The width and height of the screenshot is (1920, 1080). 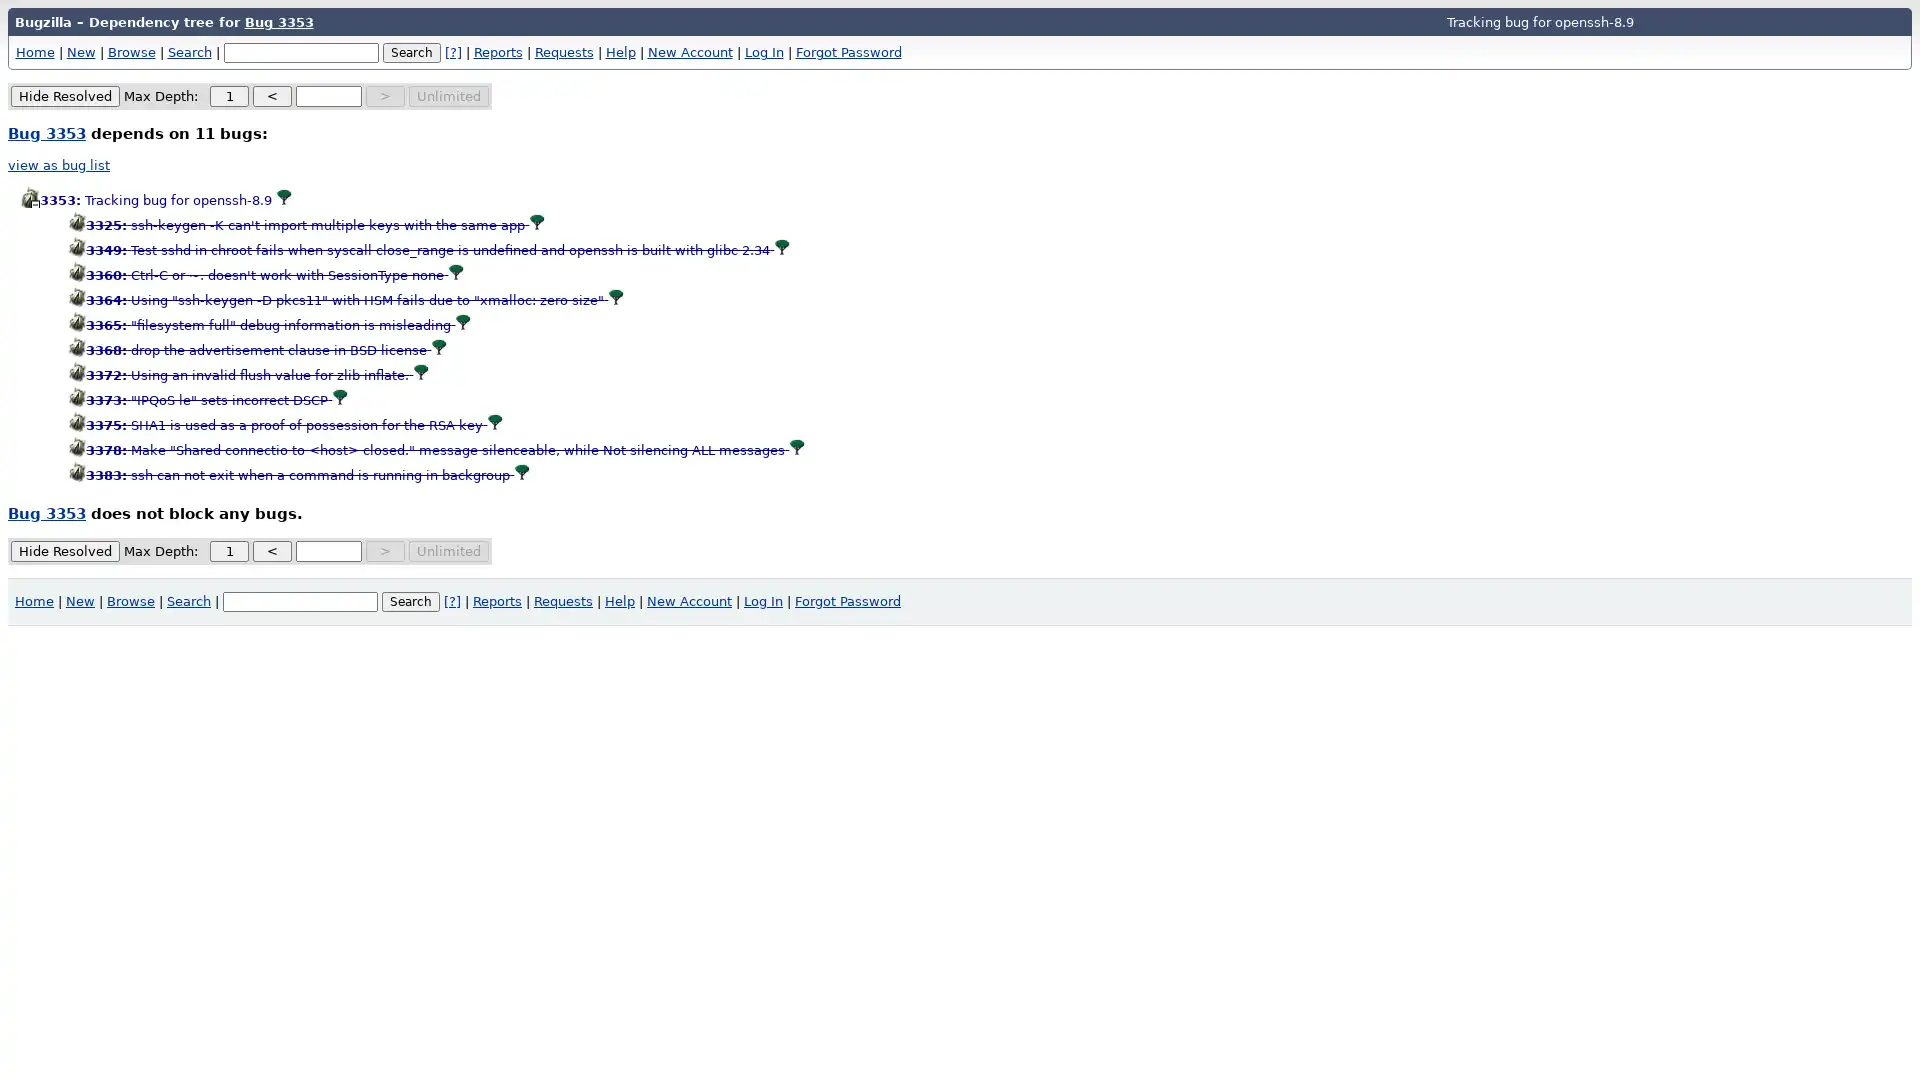 I want to click on 1, so click(x=229, y=550).